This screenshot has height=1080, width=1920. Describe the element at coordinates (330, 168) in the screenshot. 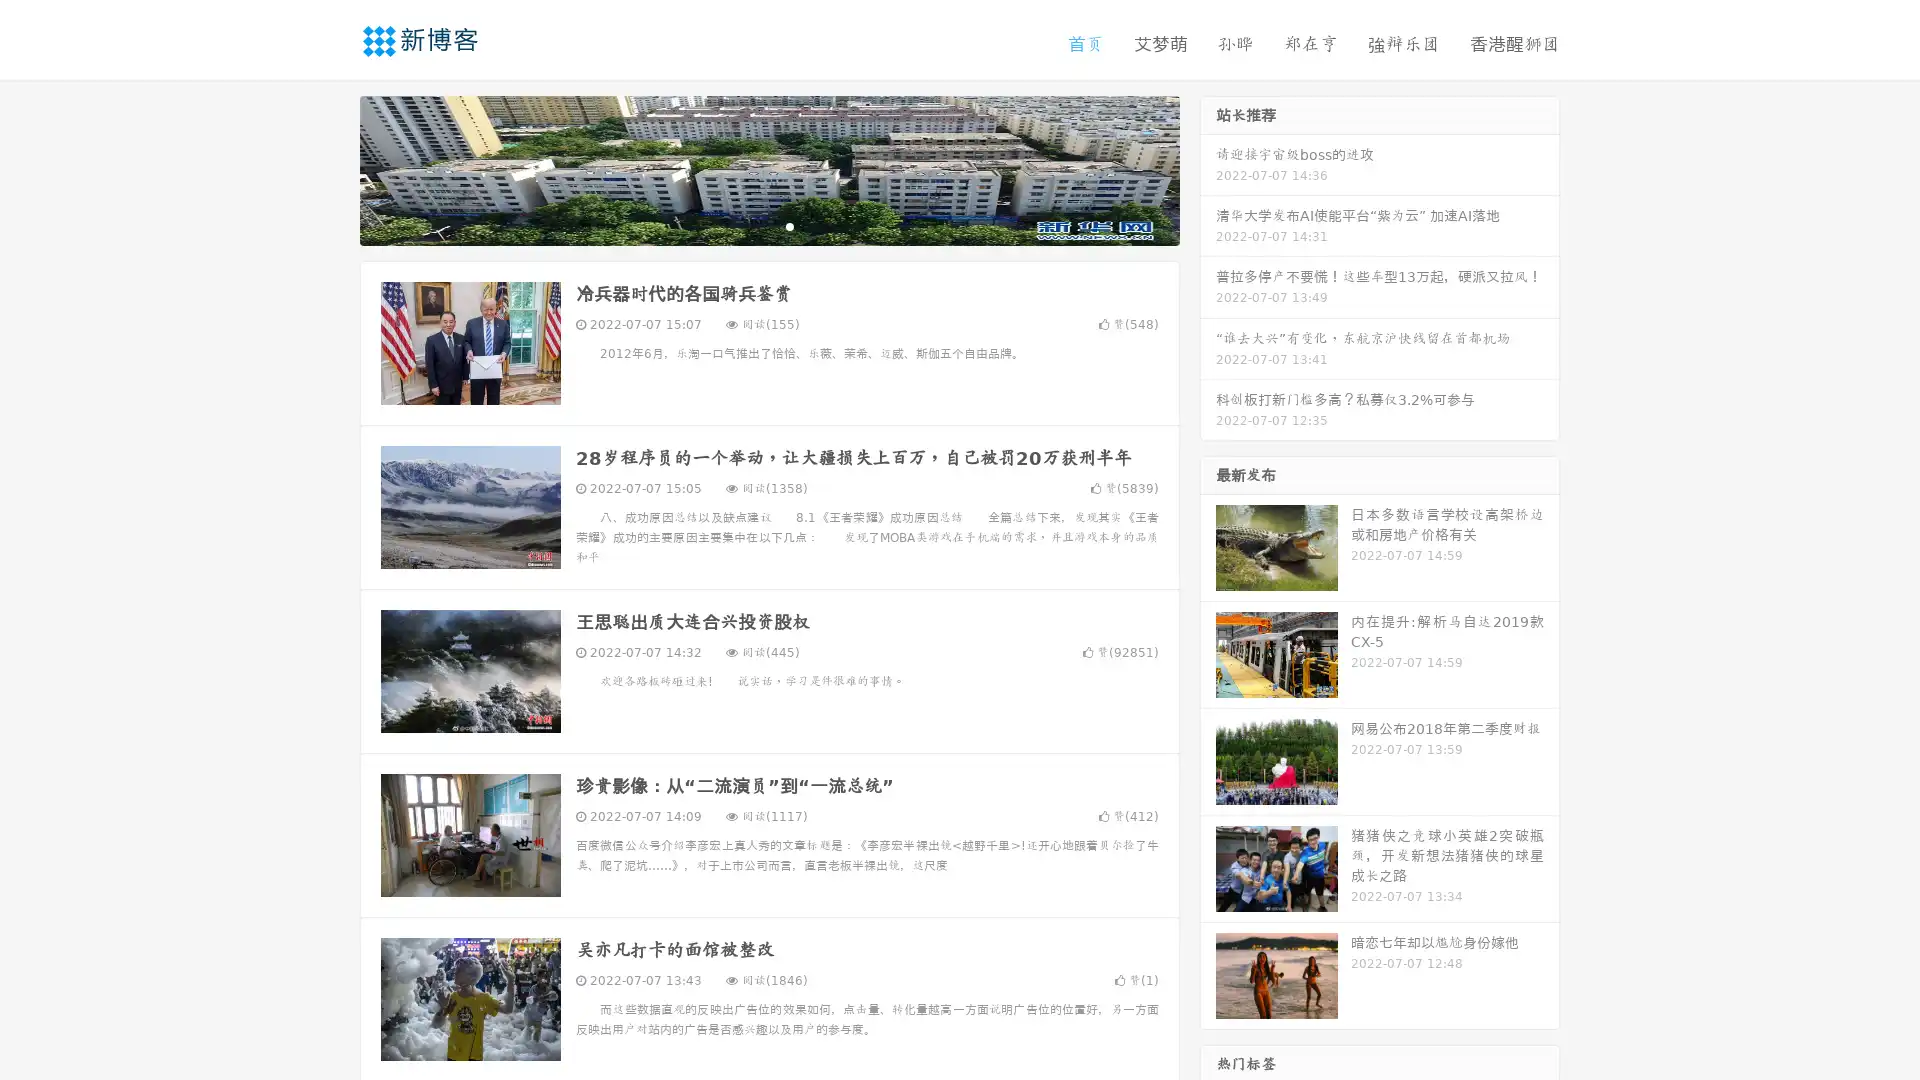

I see `Previous slide` at that location.